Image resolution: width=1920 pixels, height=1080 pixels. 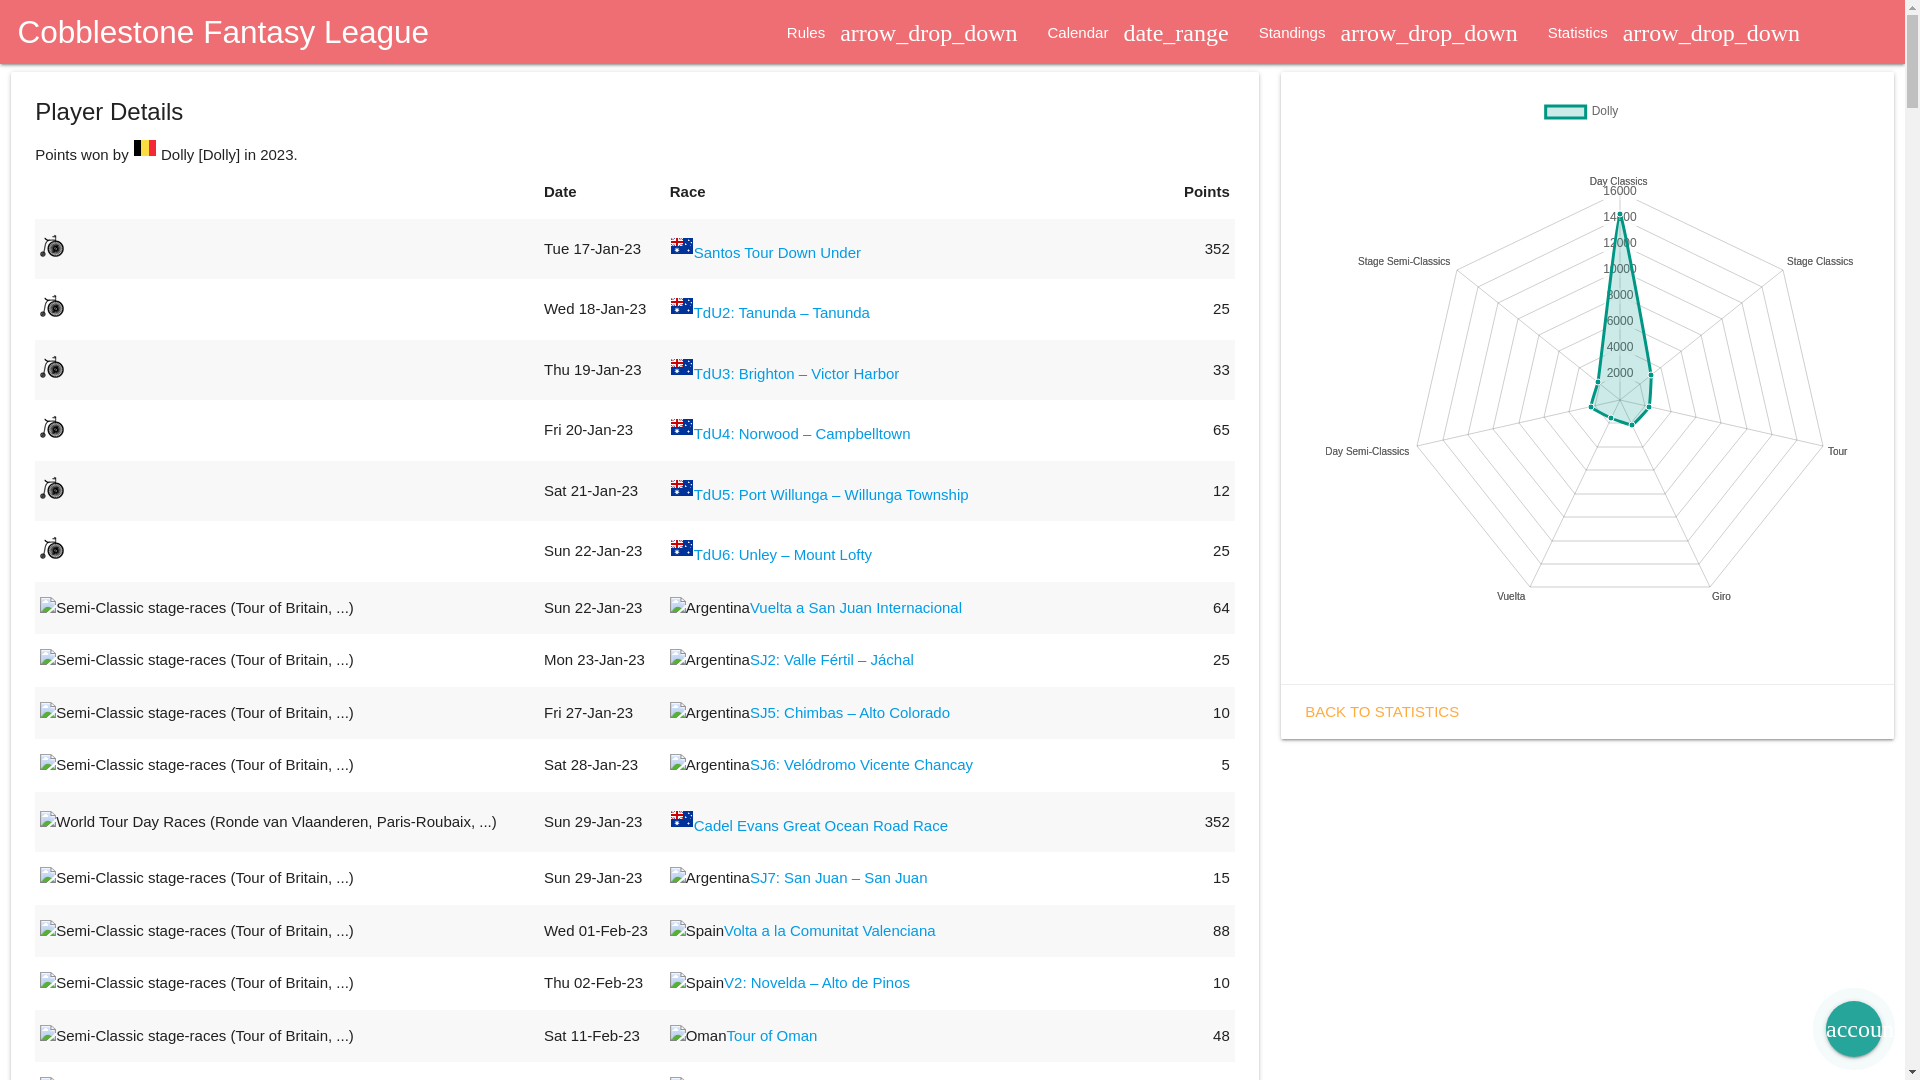 What do you see at coordinates (1825, 1029) in the screenshot?
I see `'account_circle'` at bounding box center [1825, 1029].